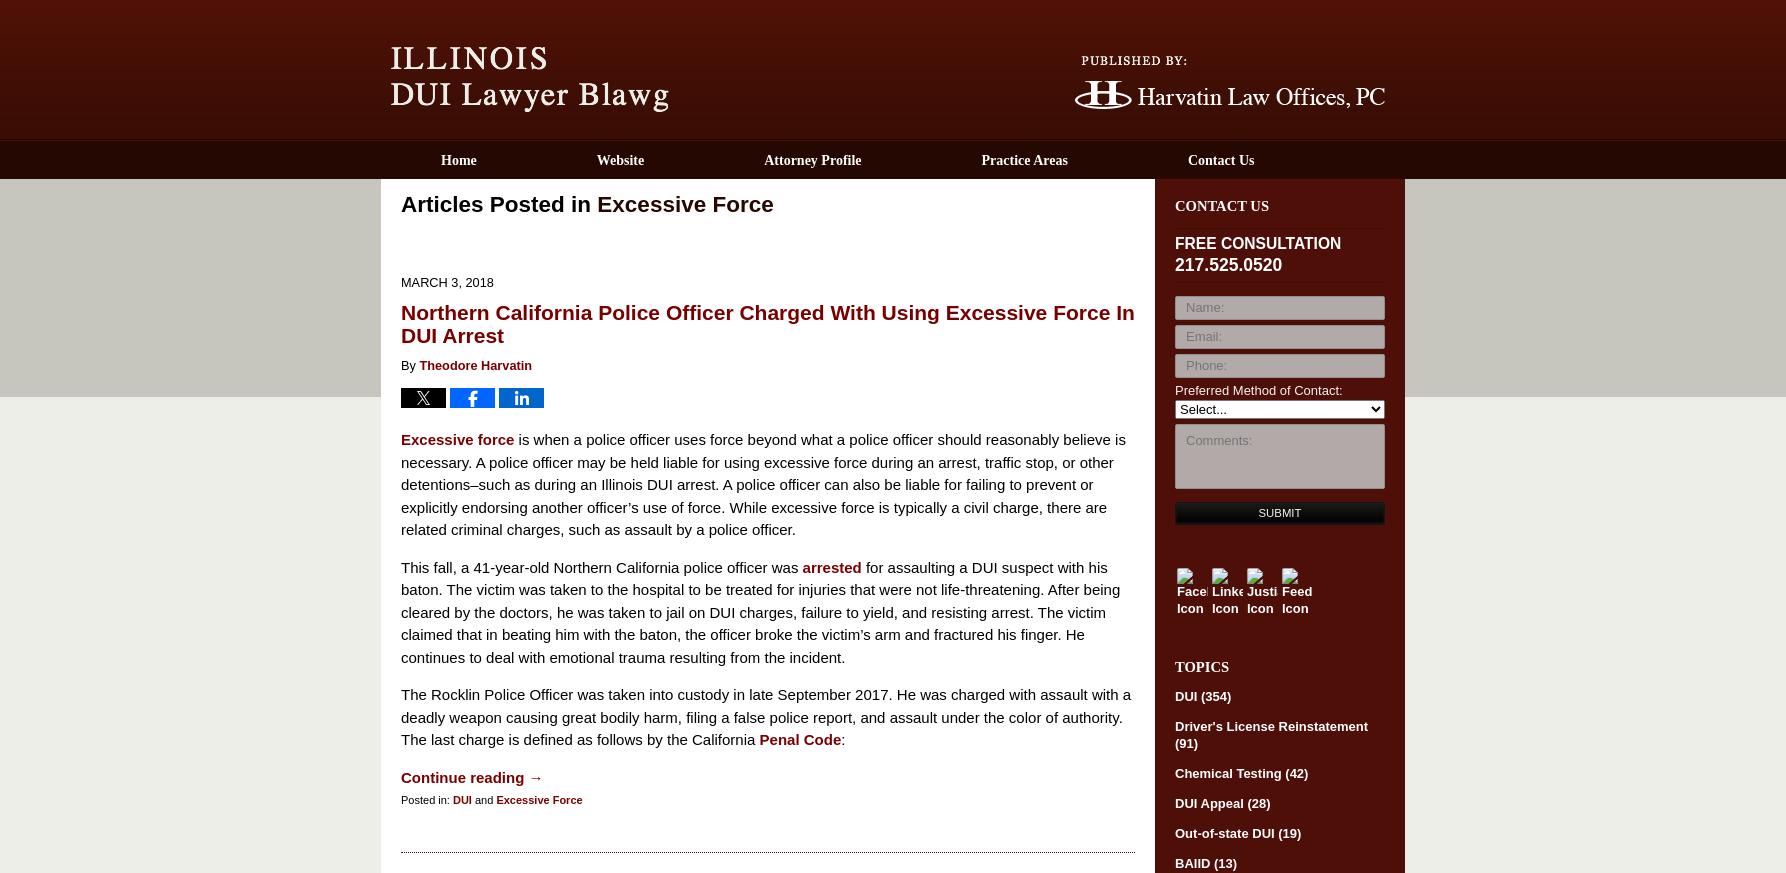 This screenshot has width=1786, height=873. What do you see at coordinates (456, 439) in the screenshot?
I see `'Excessive force'` at bounding box center [456, 439].